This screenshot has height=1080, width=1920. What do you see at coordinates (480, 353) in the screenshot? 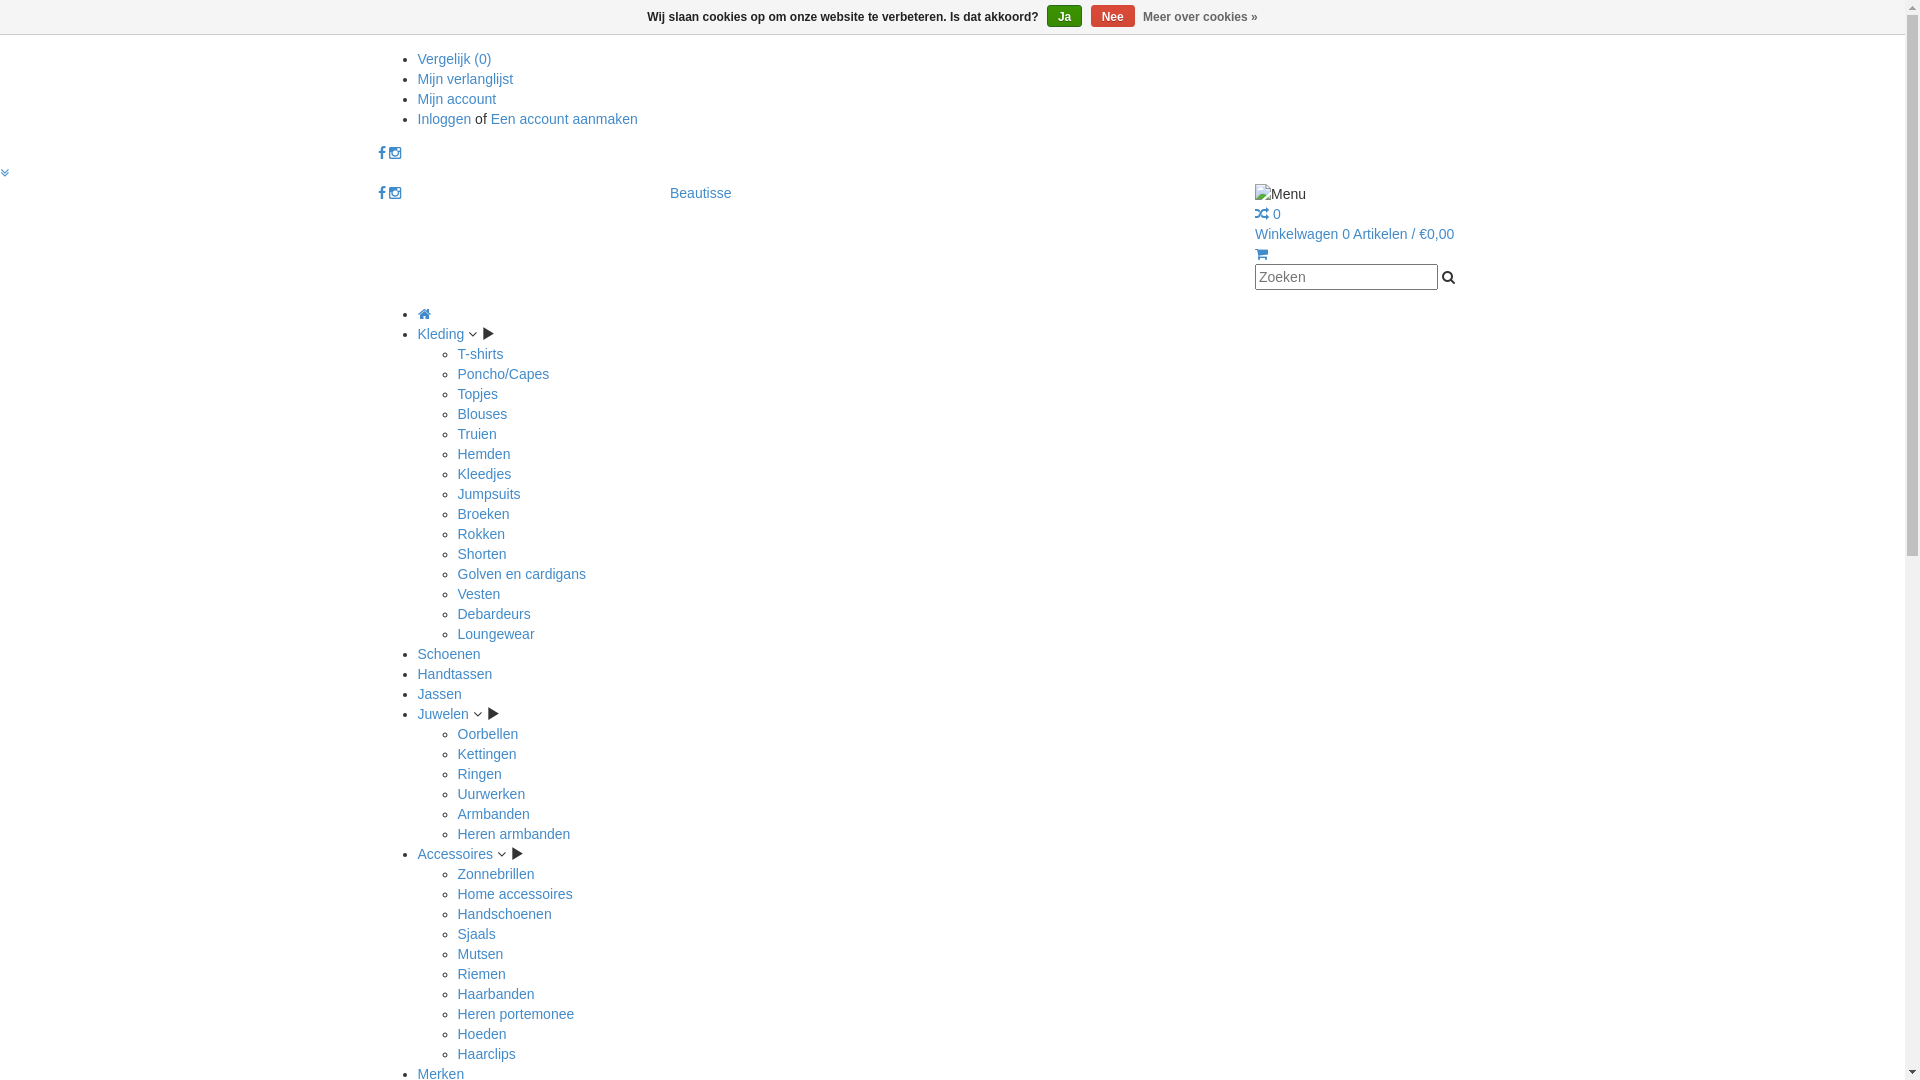
I see `'T-shirts'` at bounding box center [480, 353].